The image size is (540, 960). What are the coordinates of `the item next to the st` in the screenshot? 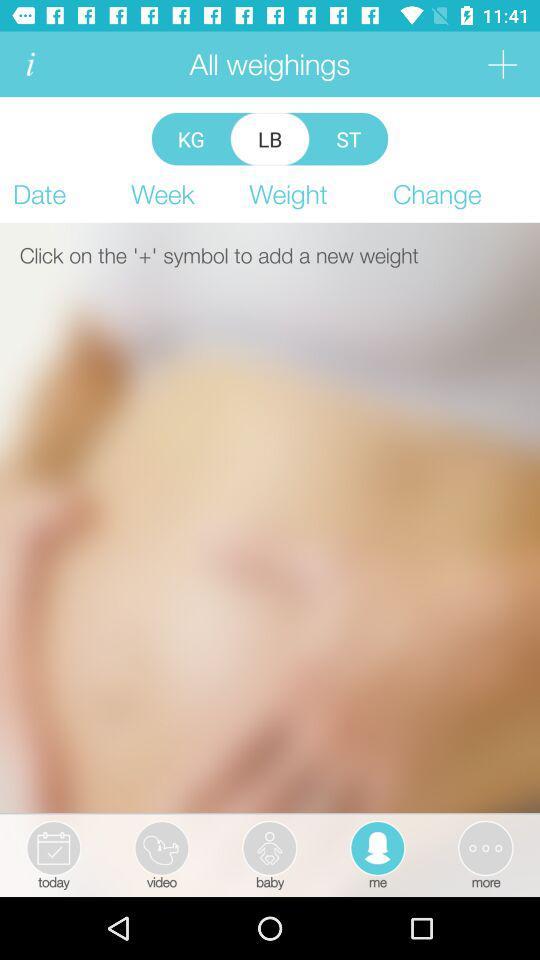 It's located at (270, 138).